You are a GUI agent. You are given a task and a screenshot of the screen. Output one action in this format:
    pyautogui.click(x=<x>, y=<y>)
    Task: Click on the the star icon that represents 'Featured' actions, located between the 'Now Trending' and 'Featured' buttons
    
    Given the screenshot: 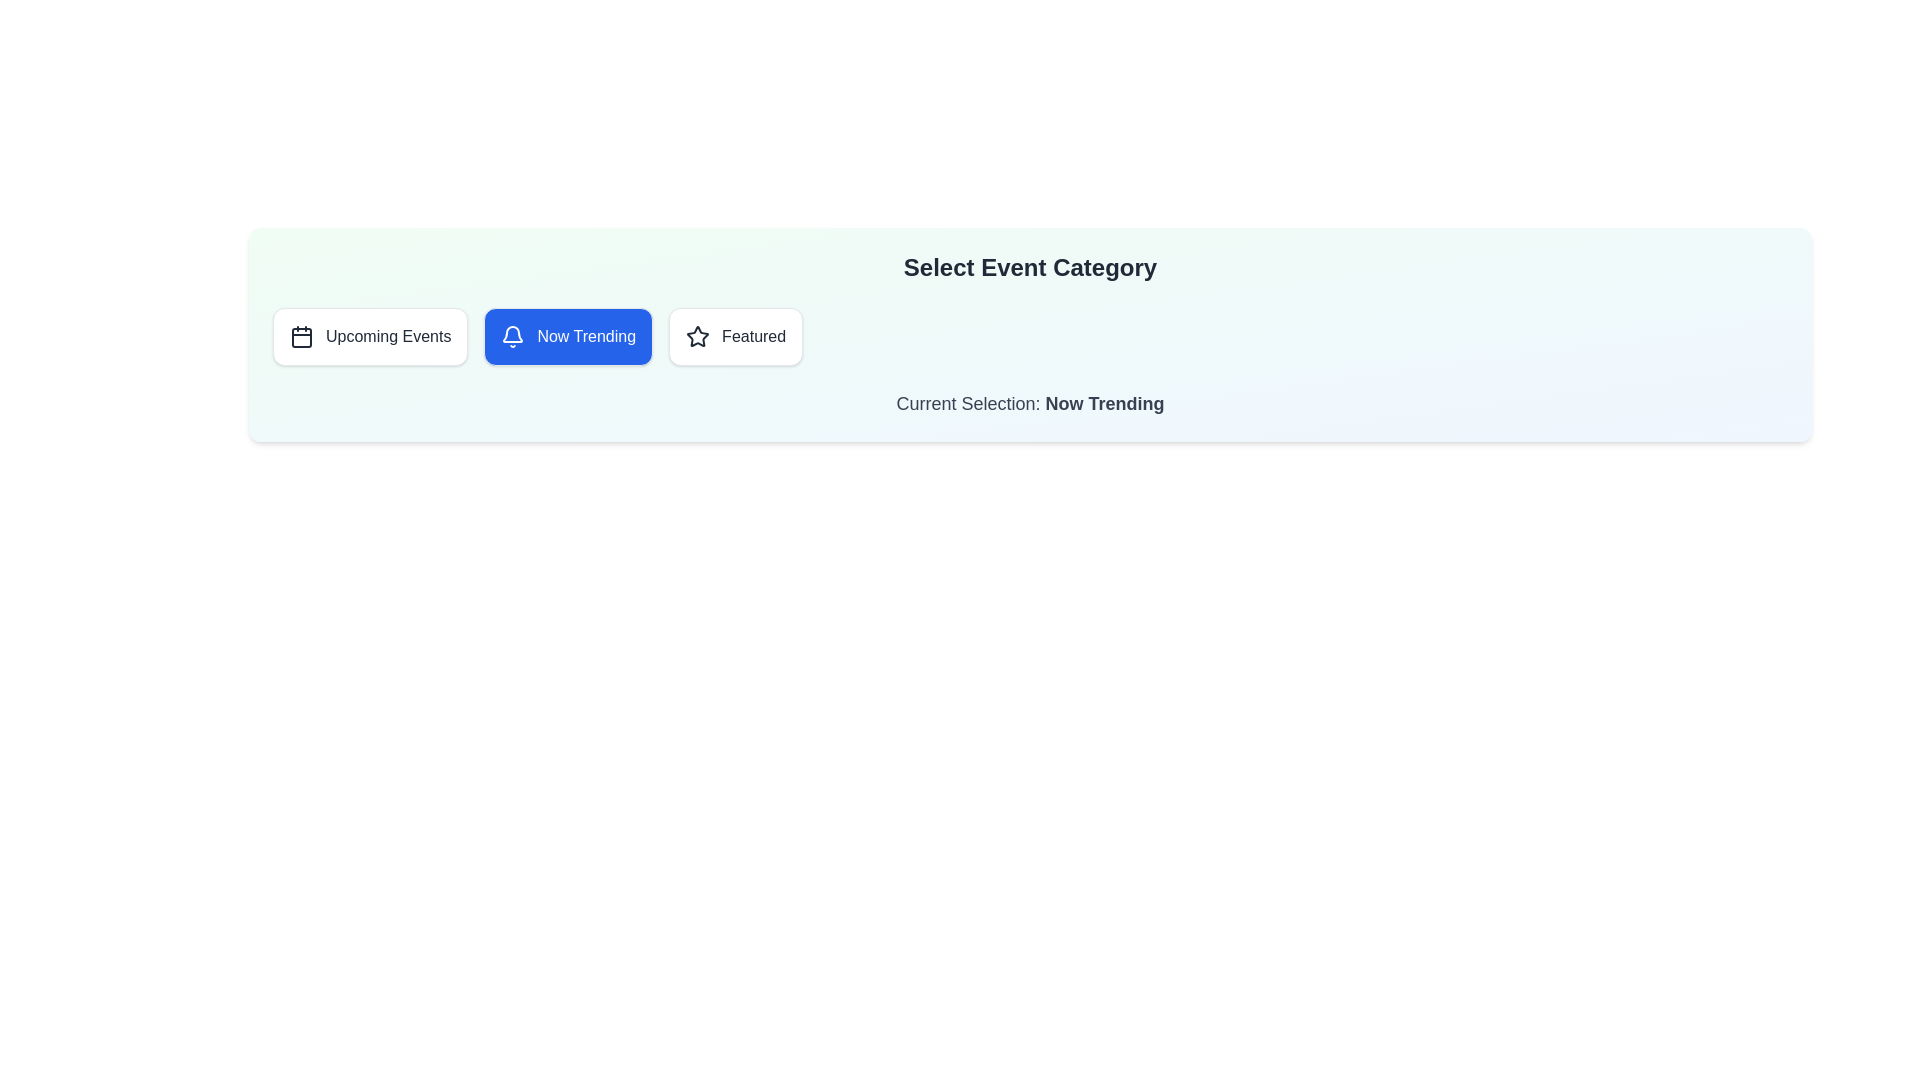 What is the action you would take?
    pyautogui.click(x=698, y=335)
    